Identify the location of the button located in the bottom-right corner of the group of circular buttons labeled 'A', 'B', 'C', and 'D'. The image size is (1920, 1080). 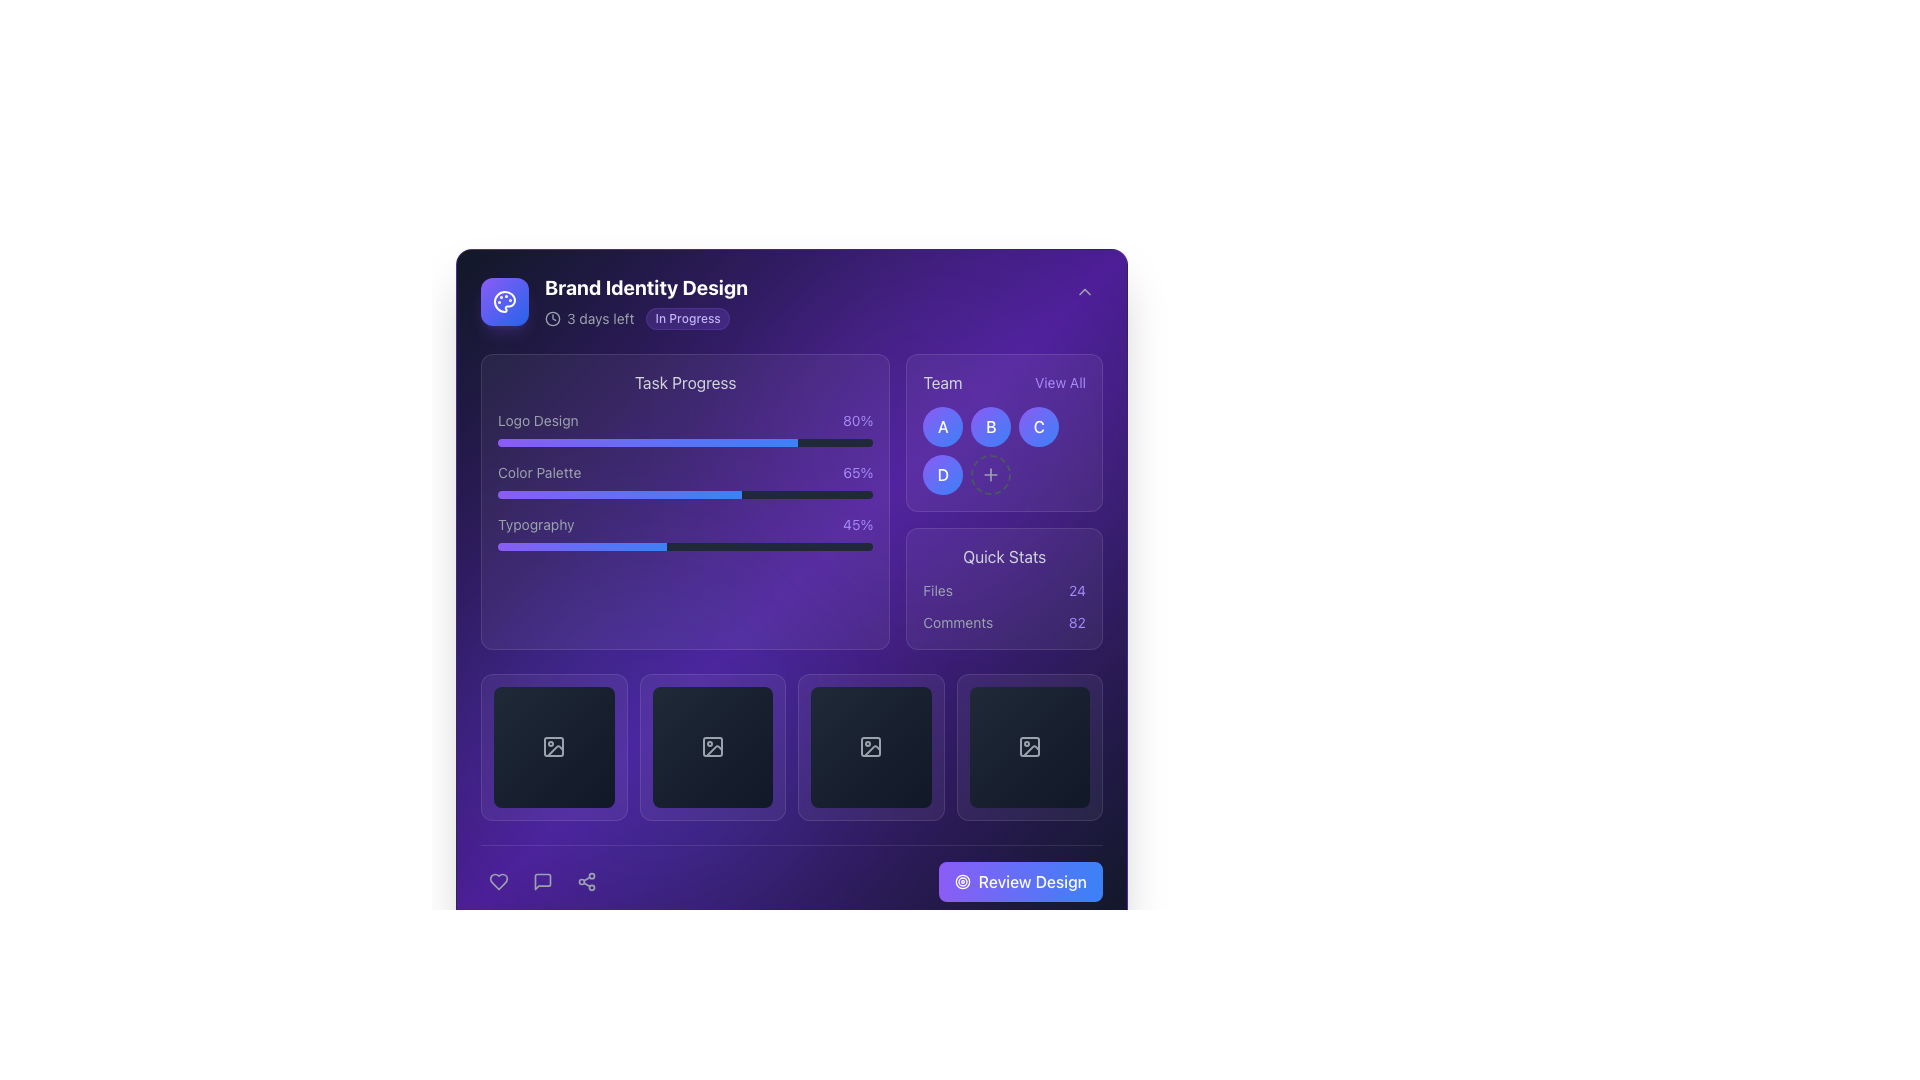
(991, 474).